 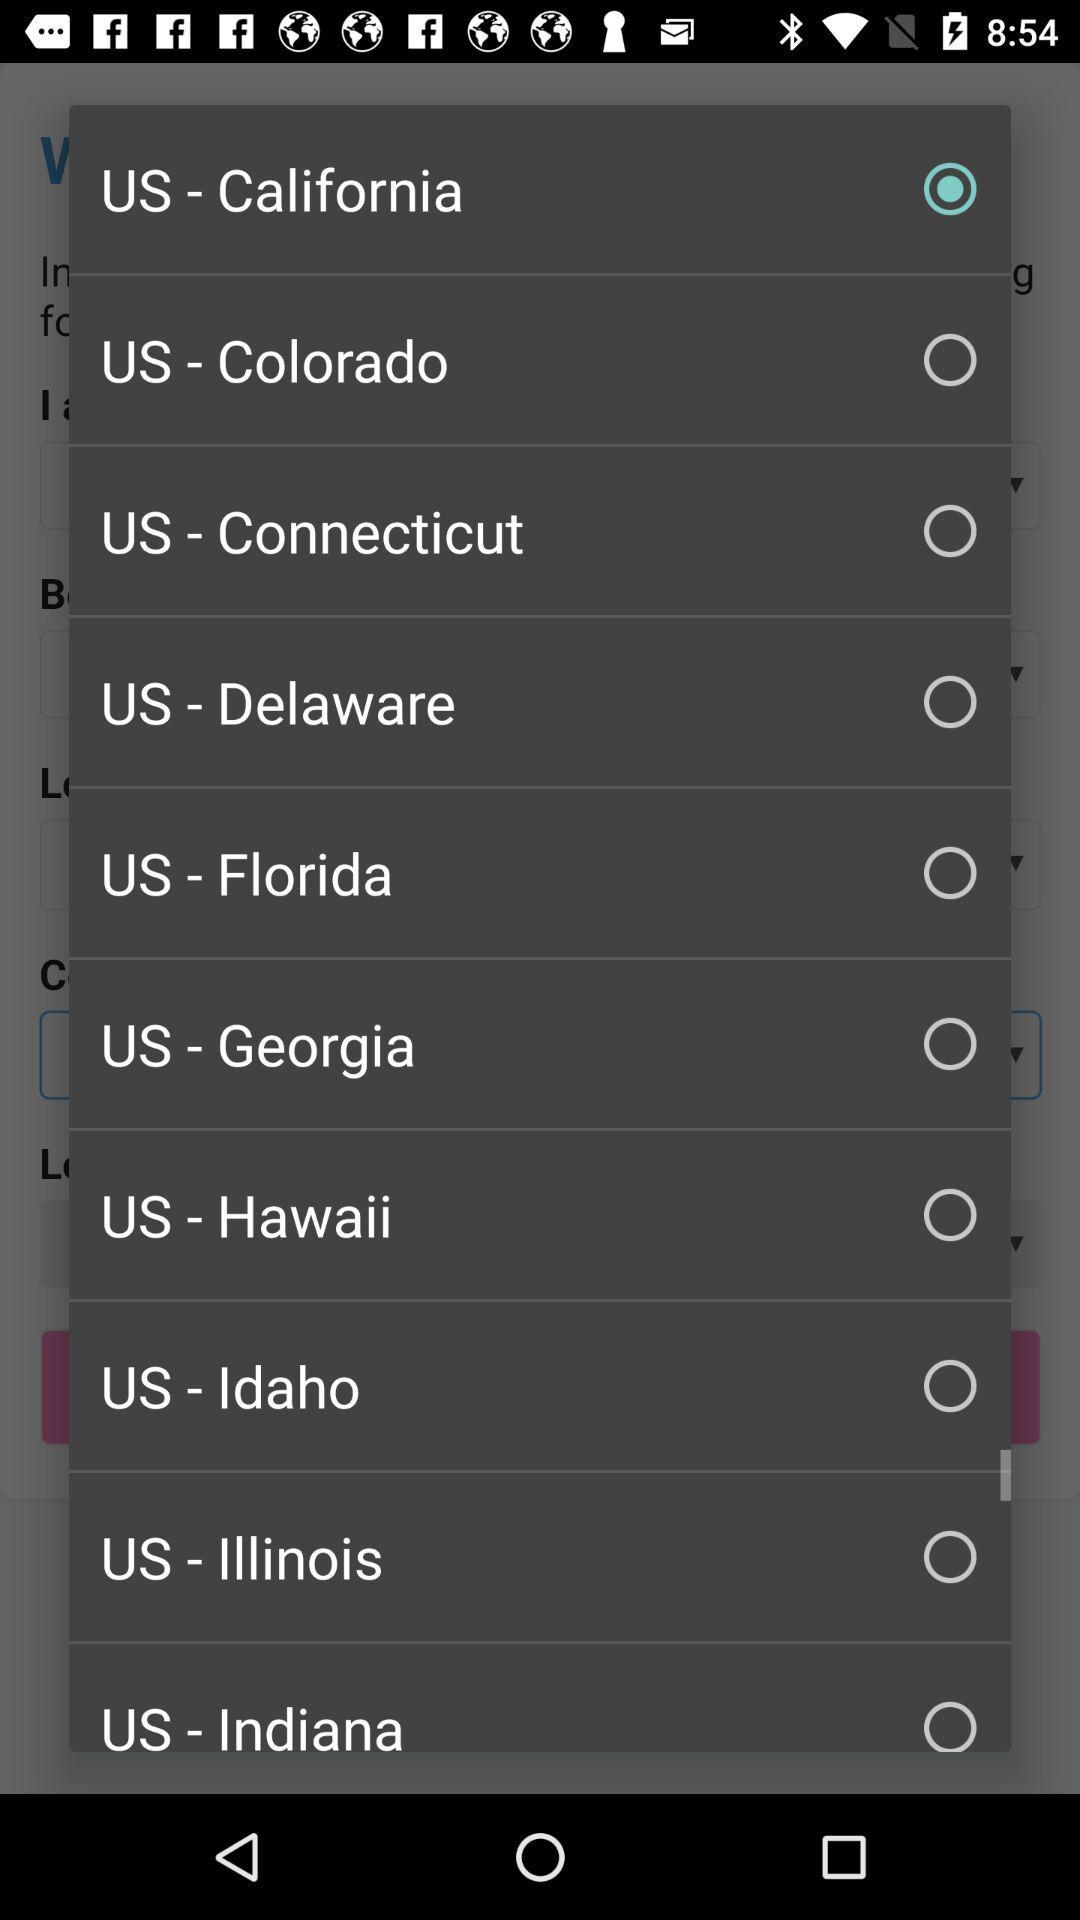 What do you see at coordinates (540, 360) in the screenshot?
I see `the item below us - california icon` at bounding box center [540, 360].